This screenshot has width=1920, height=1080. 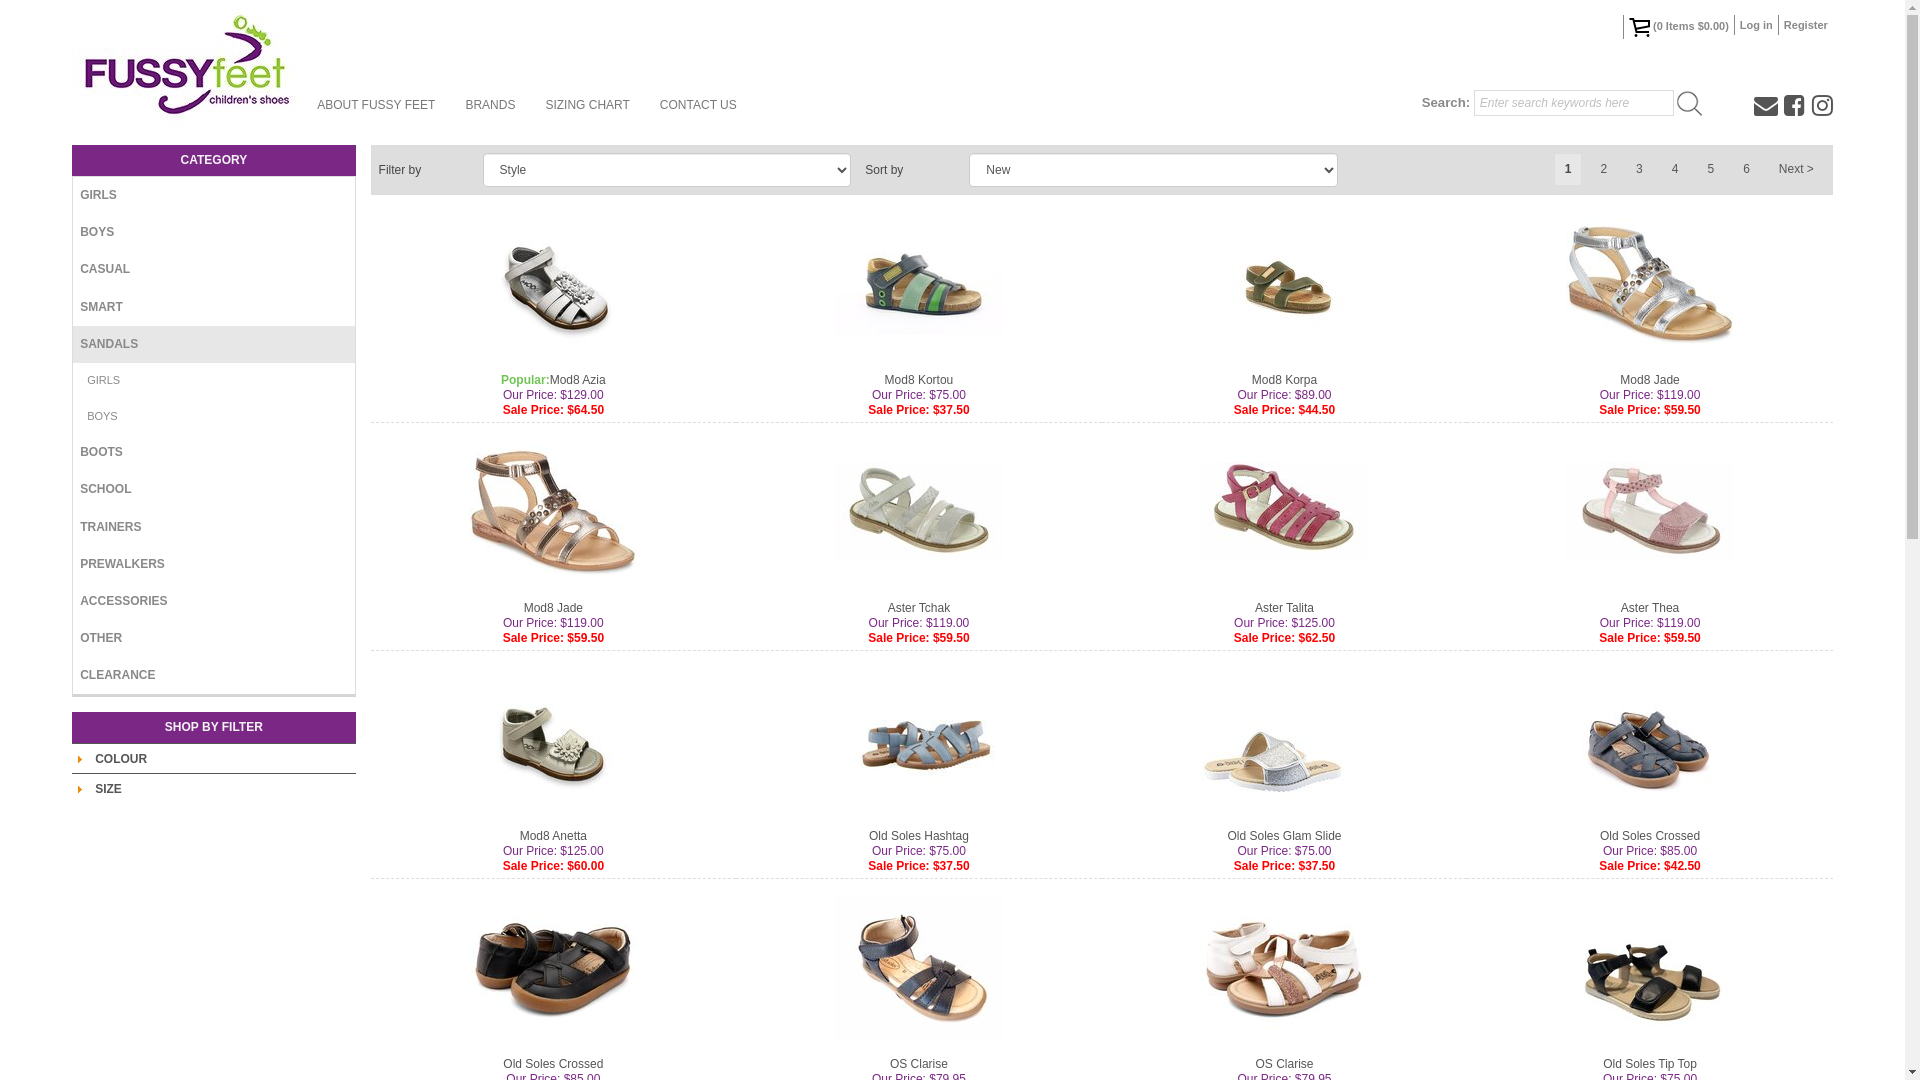 What do you see at coordinates (552, 740) in the screenshot?
I see `'Mod8 Anetta-sandals-Fussy Feet - Childrens Shoes'` at bounding box center [552, 740].